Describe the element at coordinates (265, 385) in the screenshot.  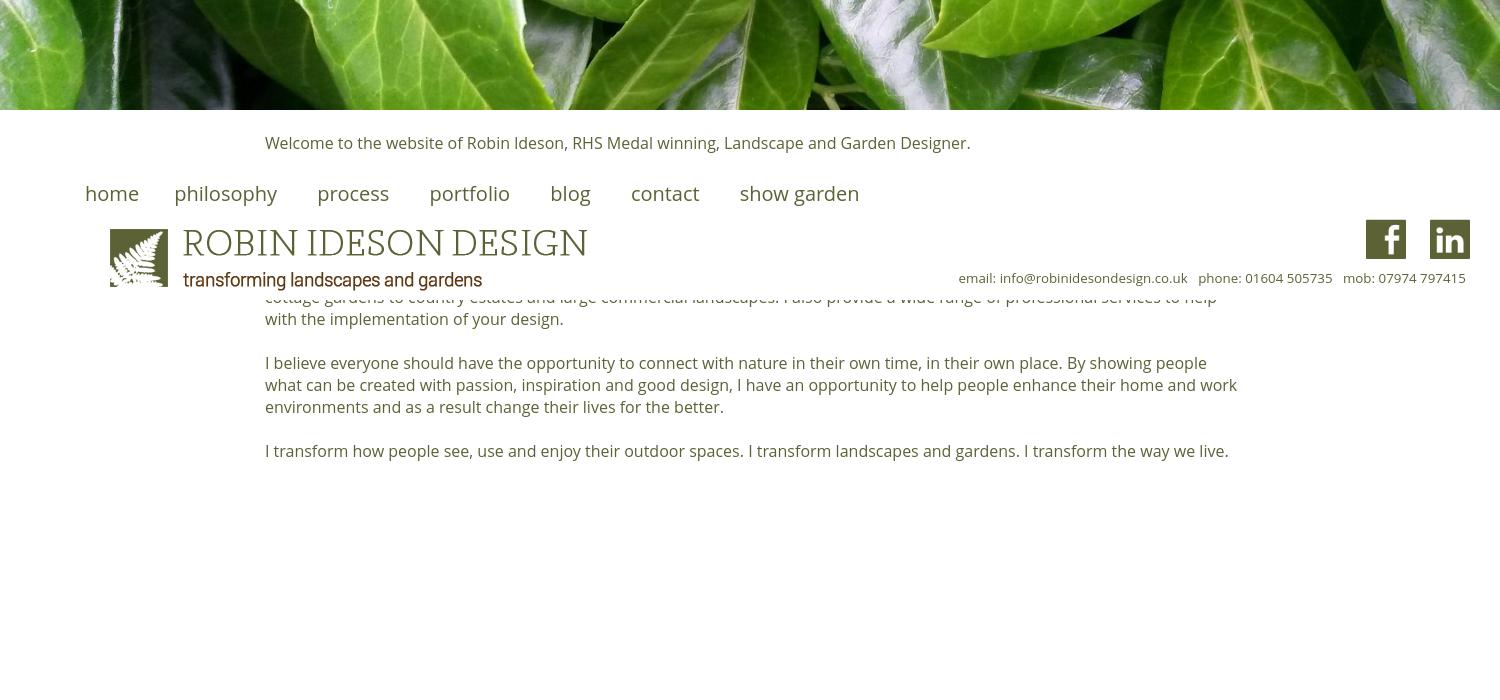
I see `'I believe everyone should have the opportunity to connect with nature in their own time, in their own place. By showing people what can be created with
passion, inspiration and good design, I have an opportunity to help people
enhance their home and work environments and as a result change their lives for the better.'` at that location.